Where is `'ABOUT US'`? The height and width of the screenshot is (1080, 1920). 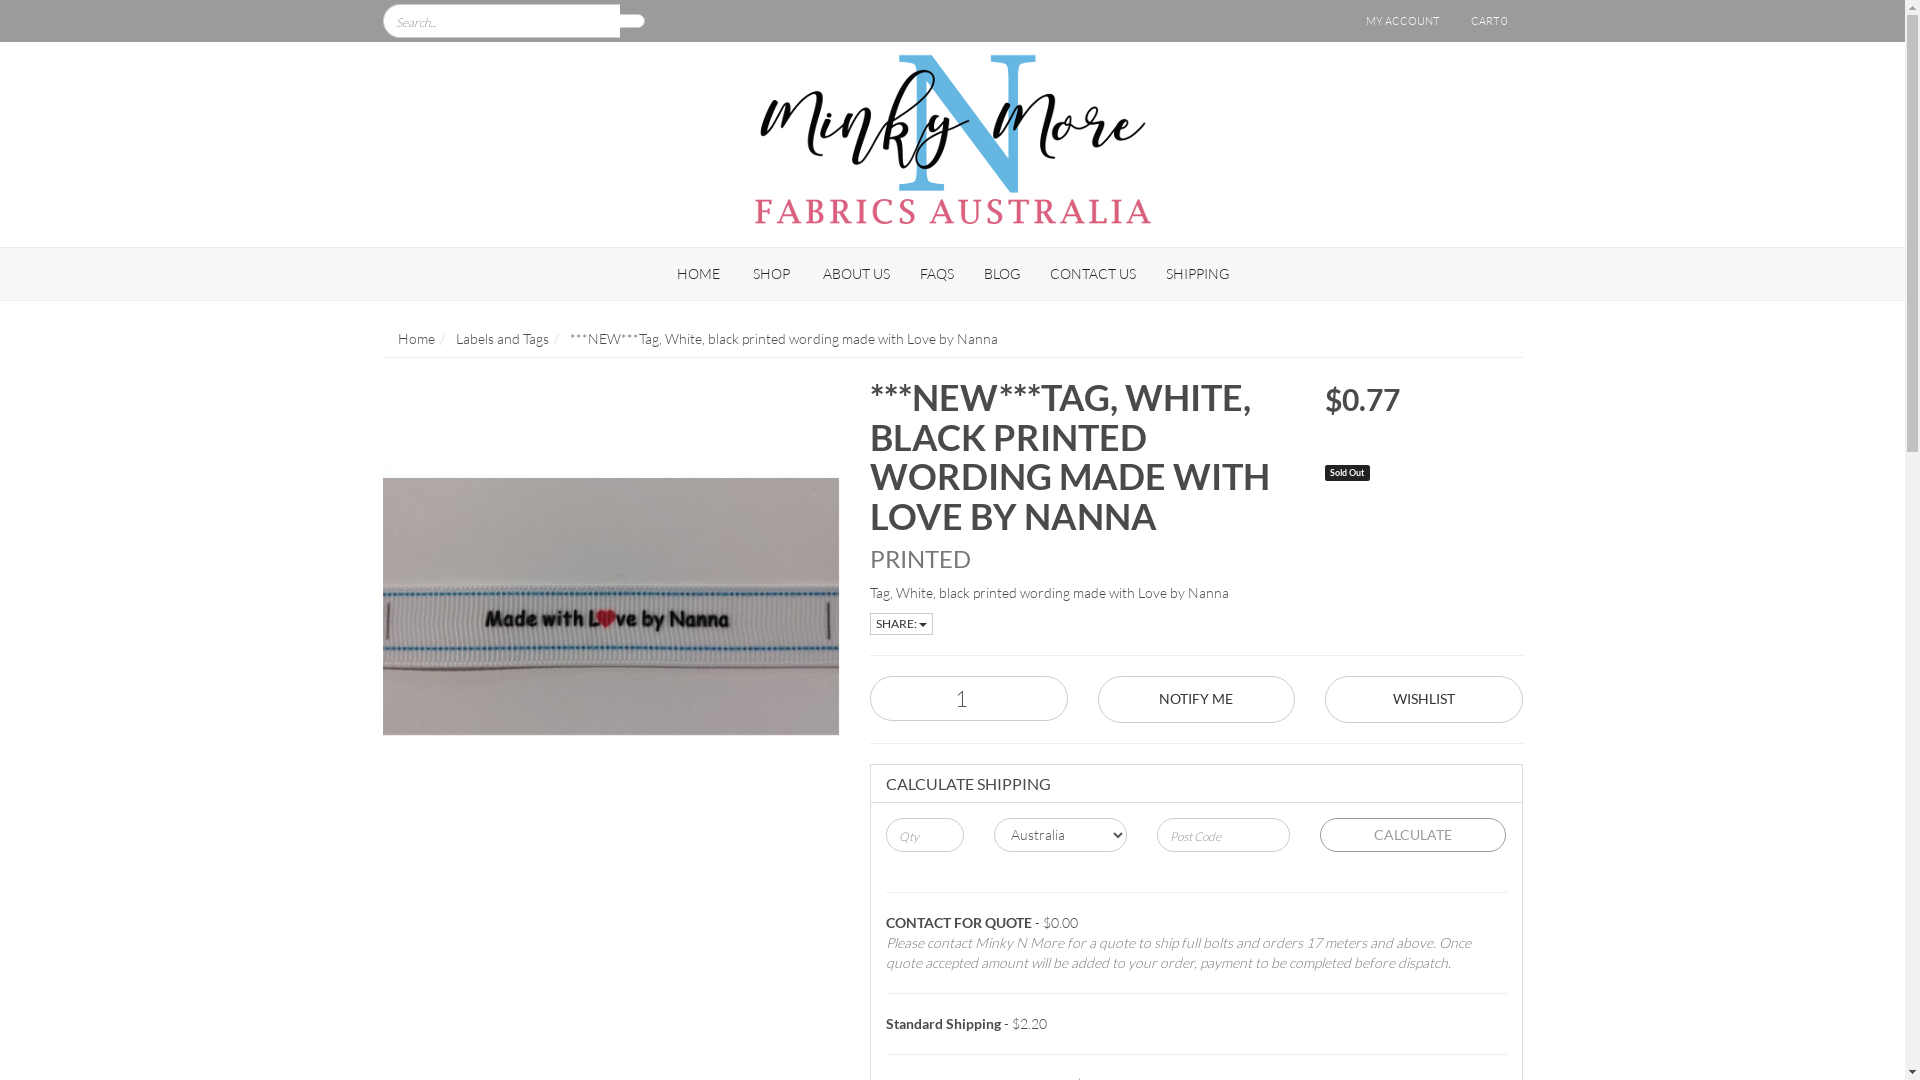
'ABOUT US' is located at coordinates (856, 273).